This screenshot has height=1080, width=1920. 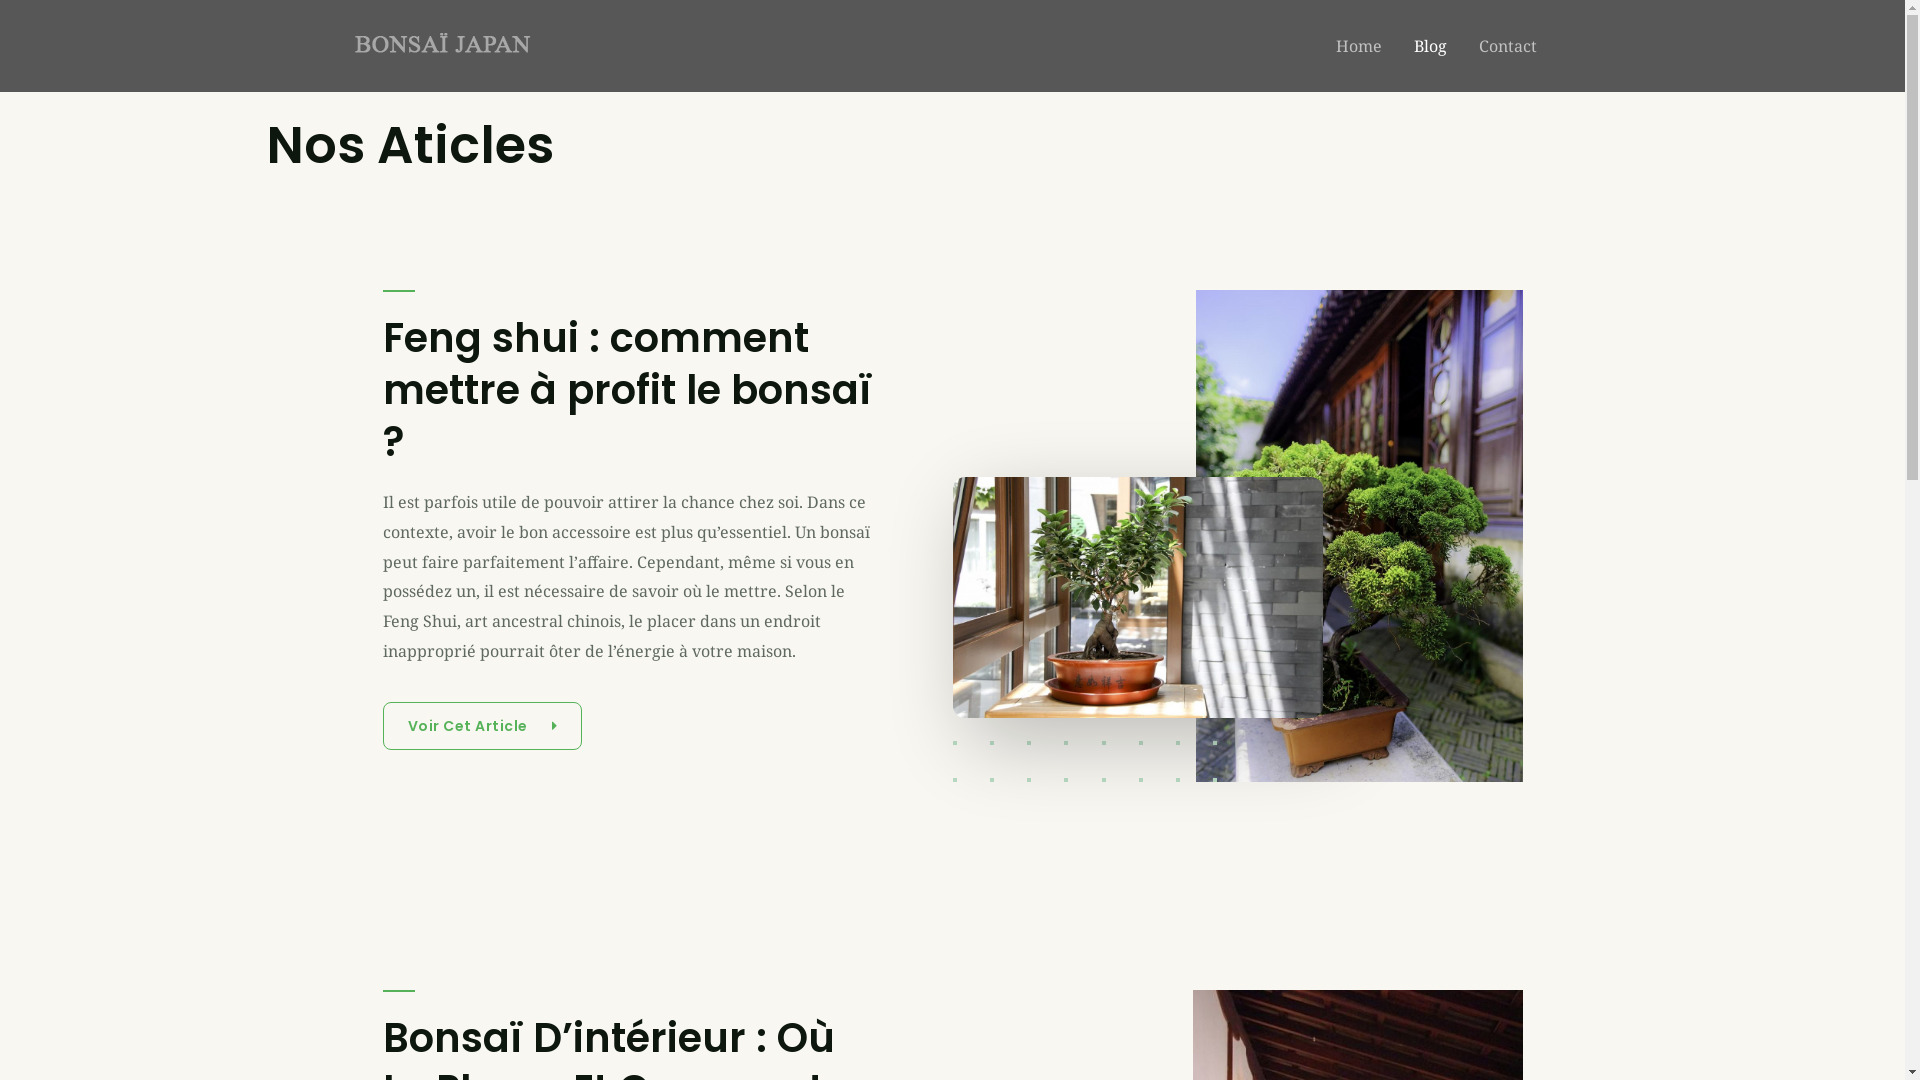 I want to click on 'Blog', so click(x=1429, y=45).